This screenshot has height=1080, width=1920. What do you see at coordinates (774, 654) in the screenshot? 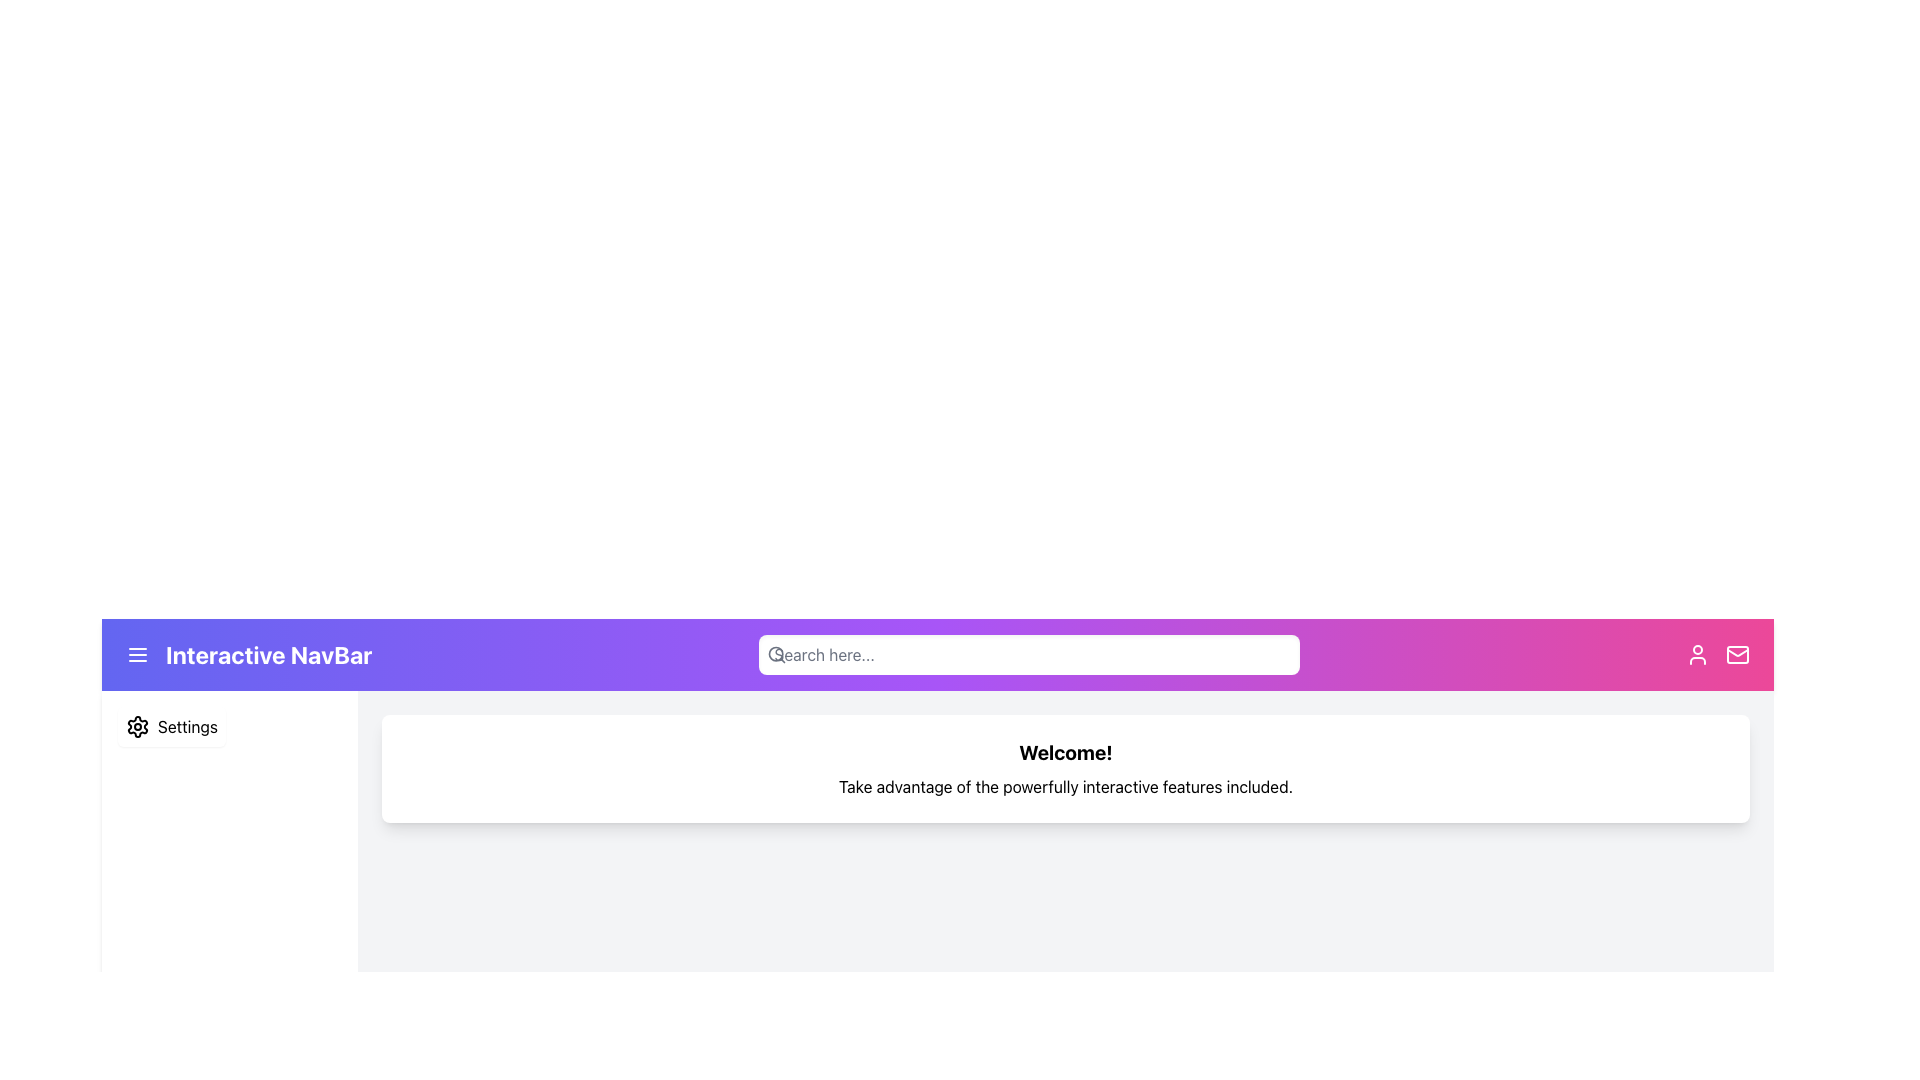
I see `the circular part of the magnifying glass icon located` at bounding box center [774, 654].